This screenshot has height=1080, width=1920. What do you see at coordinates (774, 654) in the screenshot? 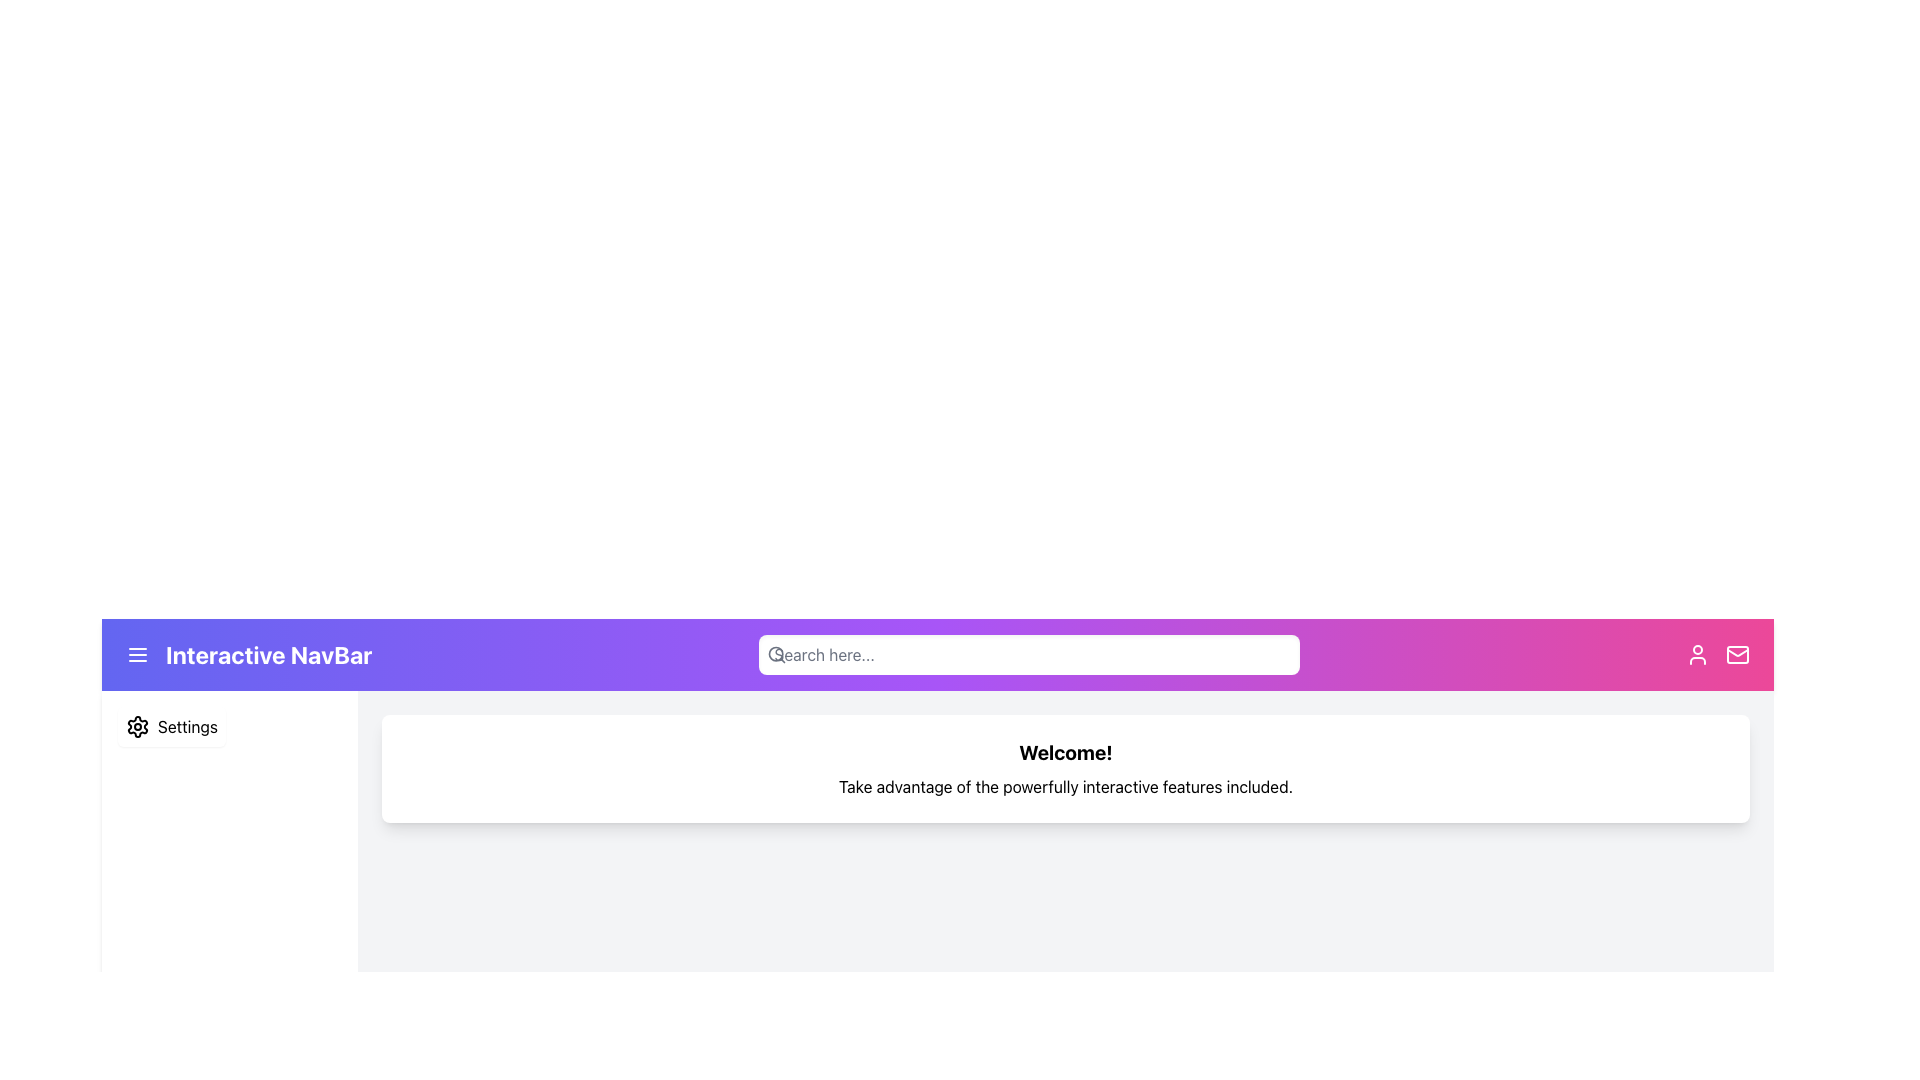
I see `the circular part of the magnifying glass icon located` at bounding box center [774, 654].